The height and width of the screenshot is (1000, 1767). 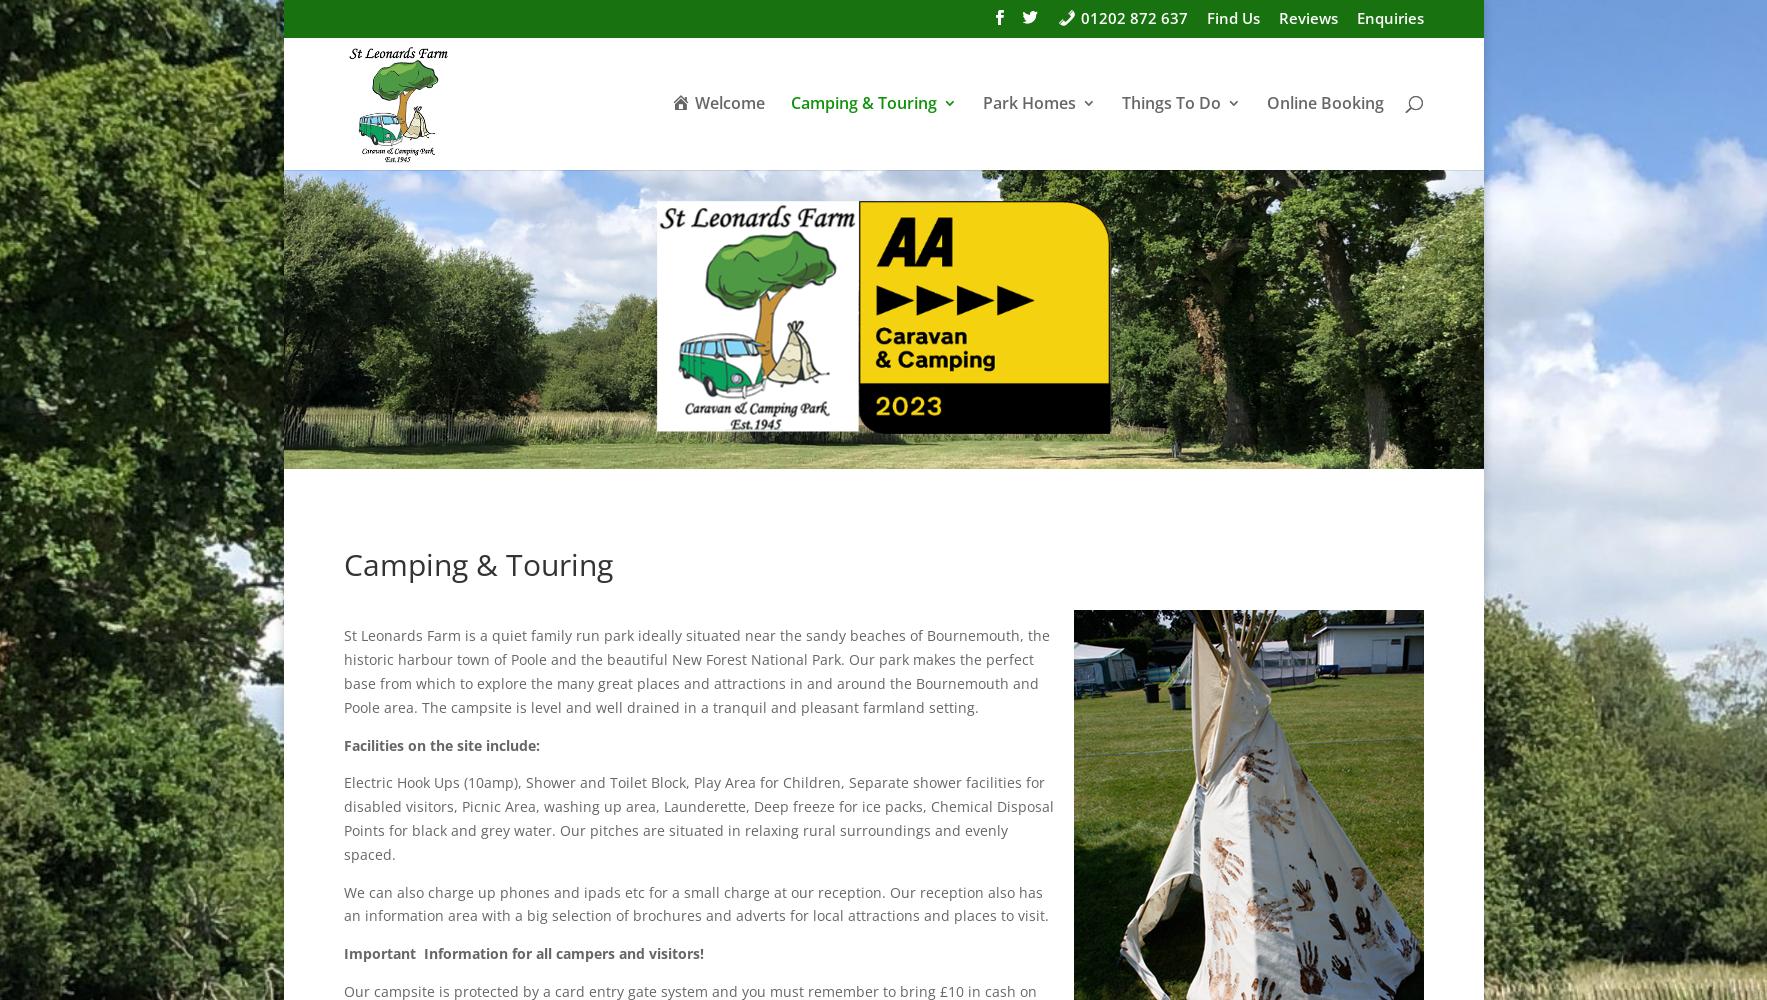 I want to click on 'Bookings', so click(x=811, y=275).